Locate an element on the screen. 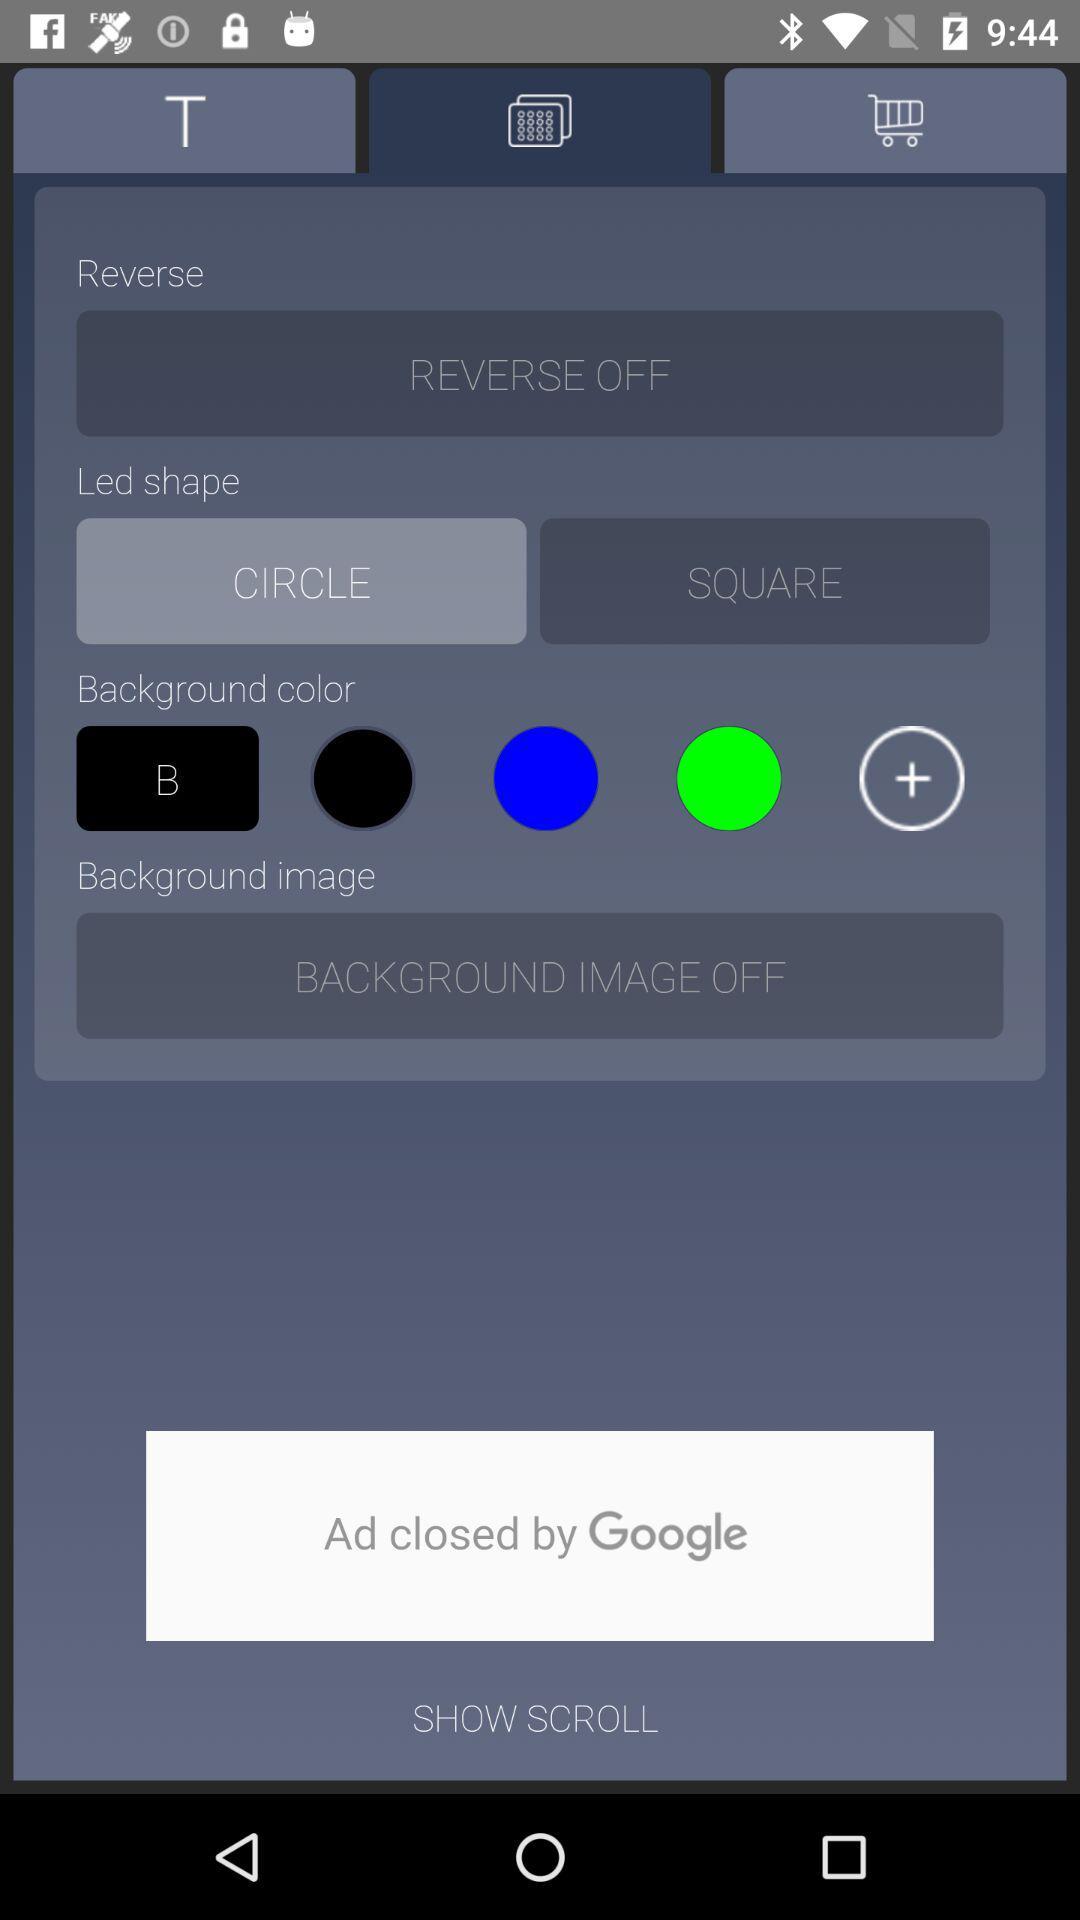  print is located at coordinates (540, 119).